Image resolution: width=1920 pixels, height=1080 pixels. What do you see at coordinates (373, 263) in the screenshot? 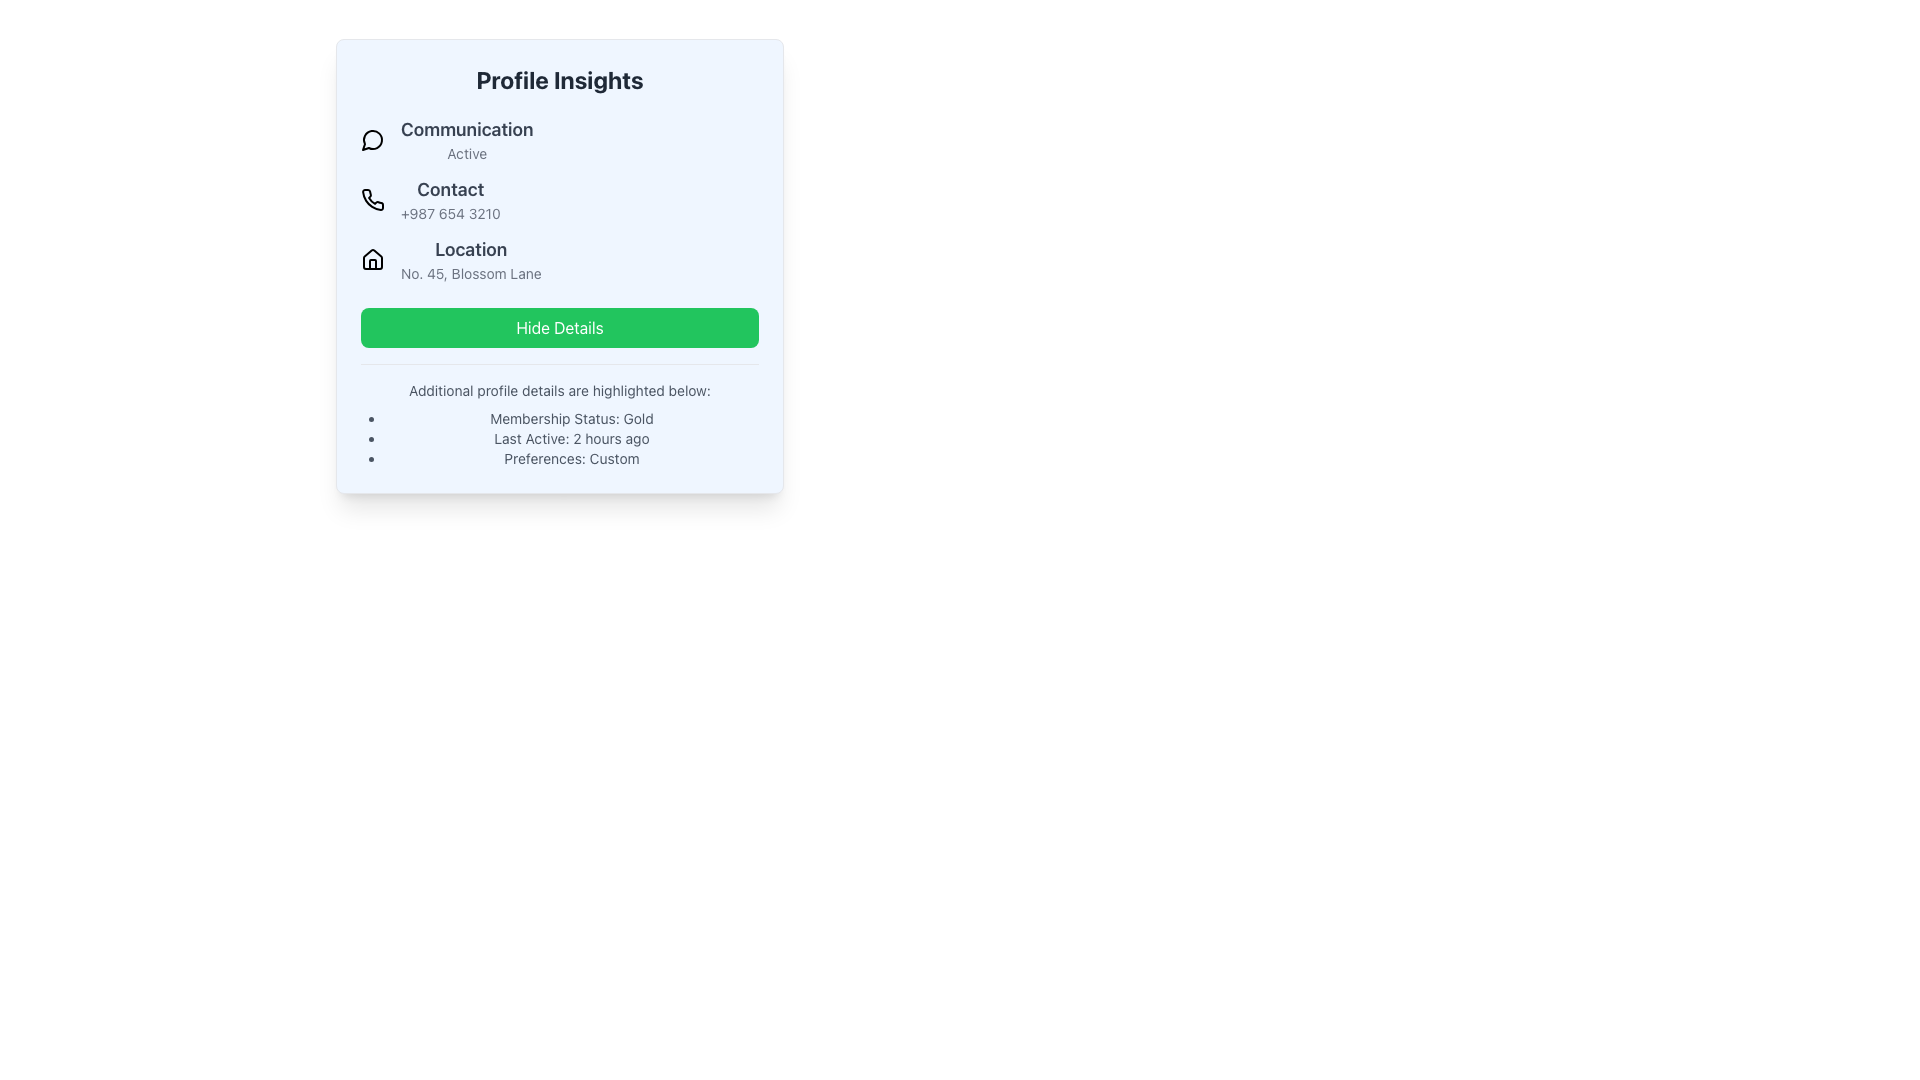
I see `the vertical rectangle resembling a door opening within a house icon, located on the third row of the profile insights panel, adjacent to the label 'Location'` at bounding box center [373, 263].